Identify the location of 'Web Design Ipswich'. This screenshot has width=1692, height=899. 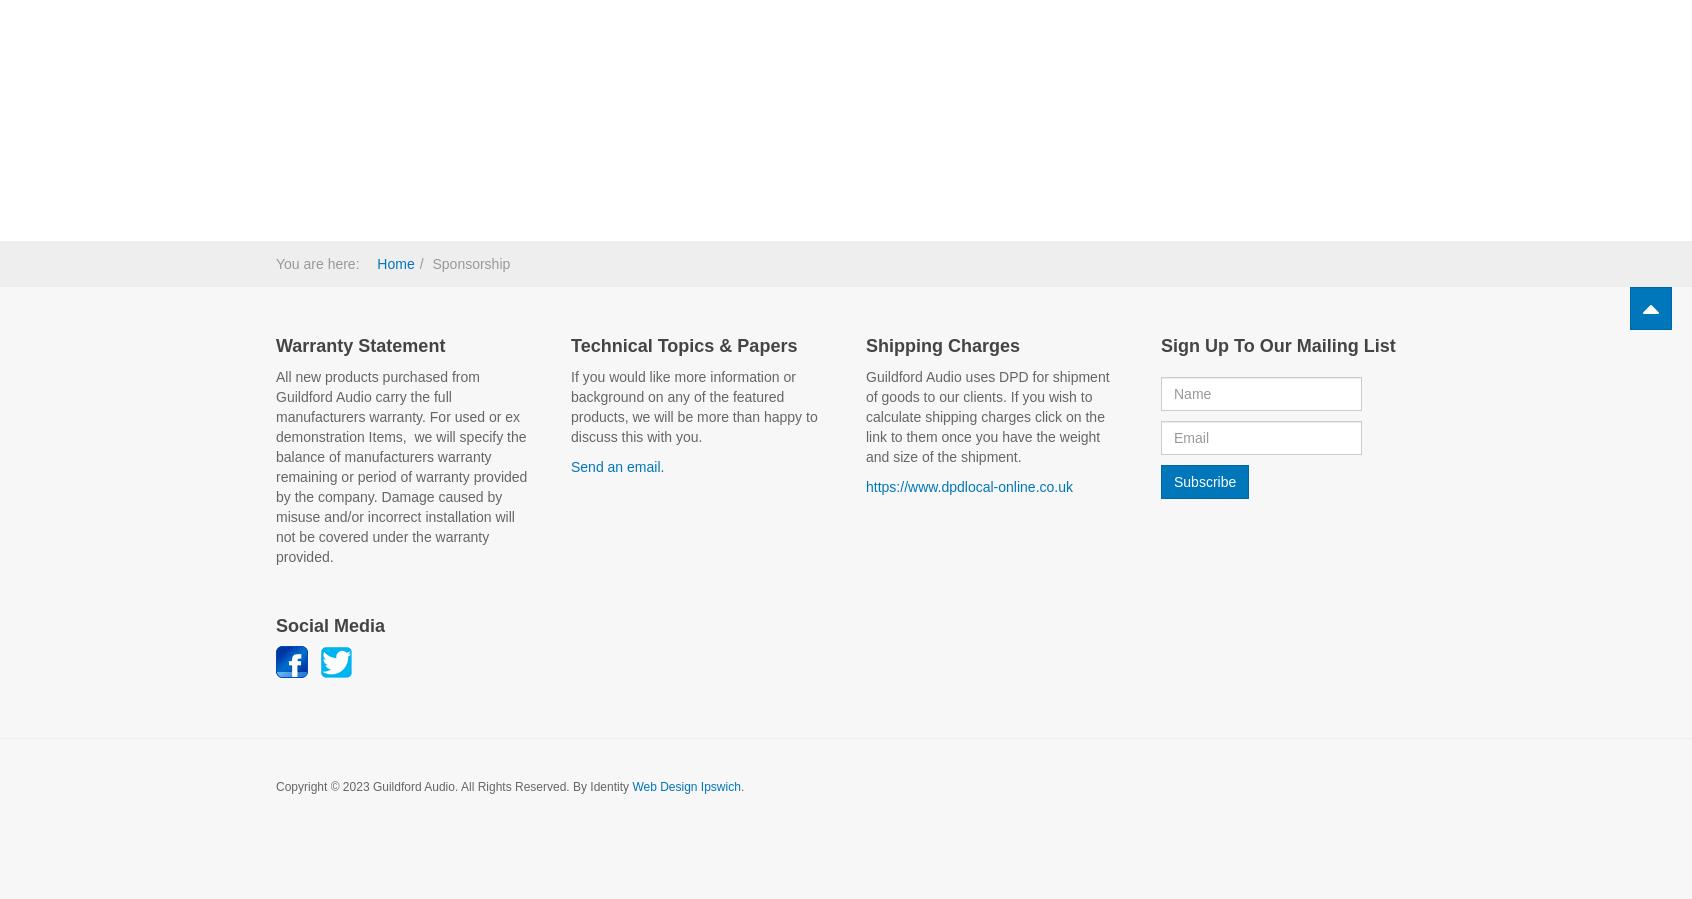
(685, 786).